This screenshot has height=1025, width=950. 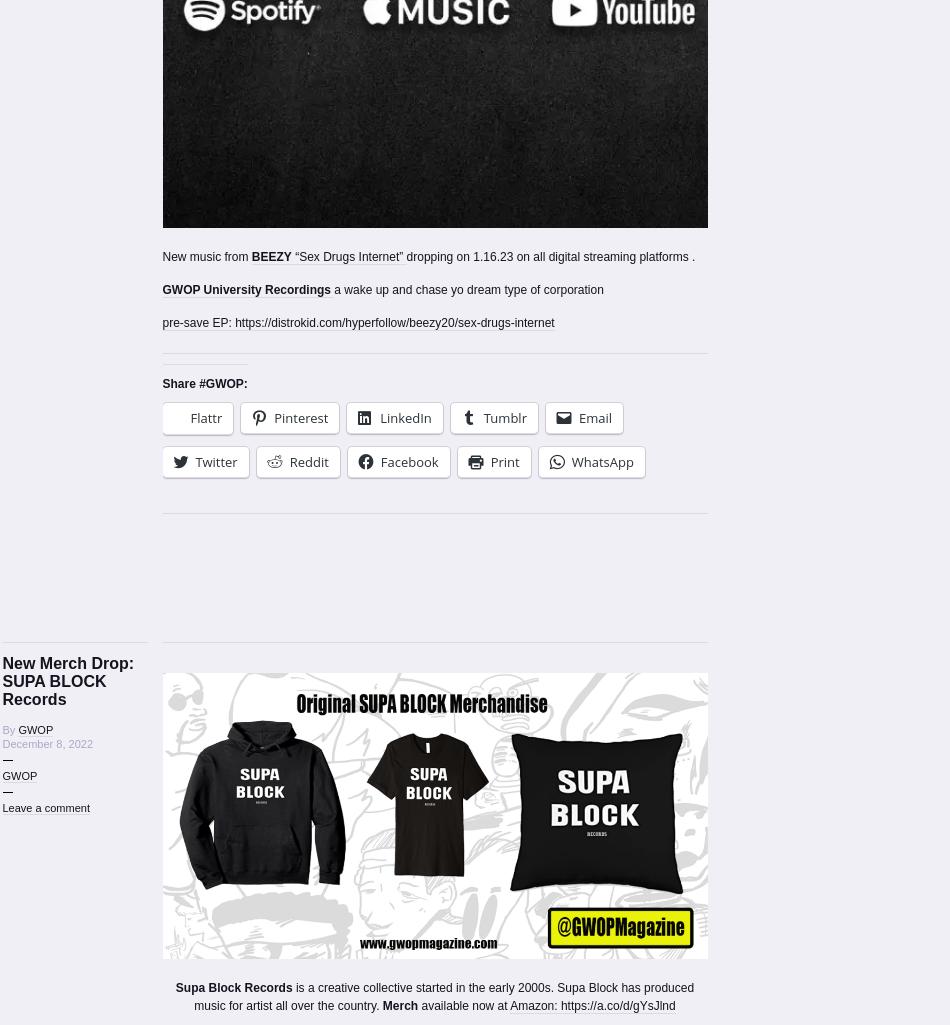 I want to click on 'December 8, 2022', so click(x=1, y=743).